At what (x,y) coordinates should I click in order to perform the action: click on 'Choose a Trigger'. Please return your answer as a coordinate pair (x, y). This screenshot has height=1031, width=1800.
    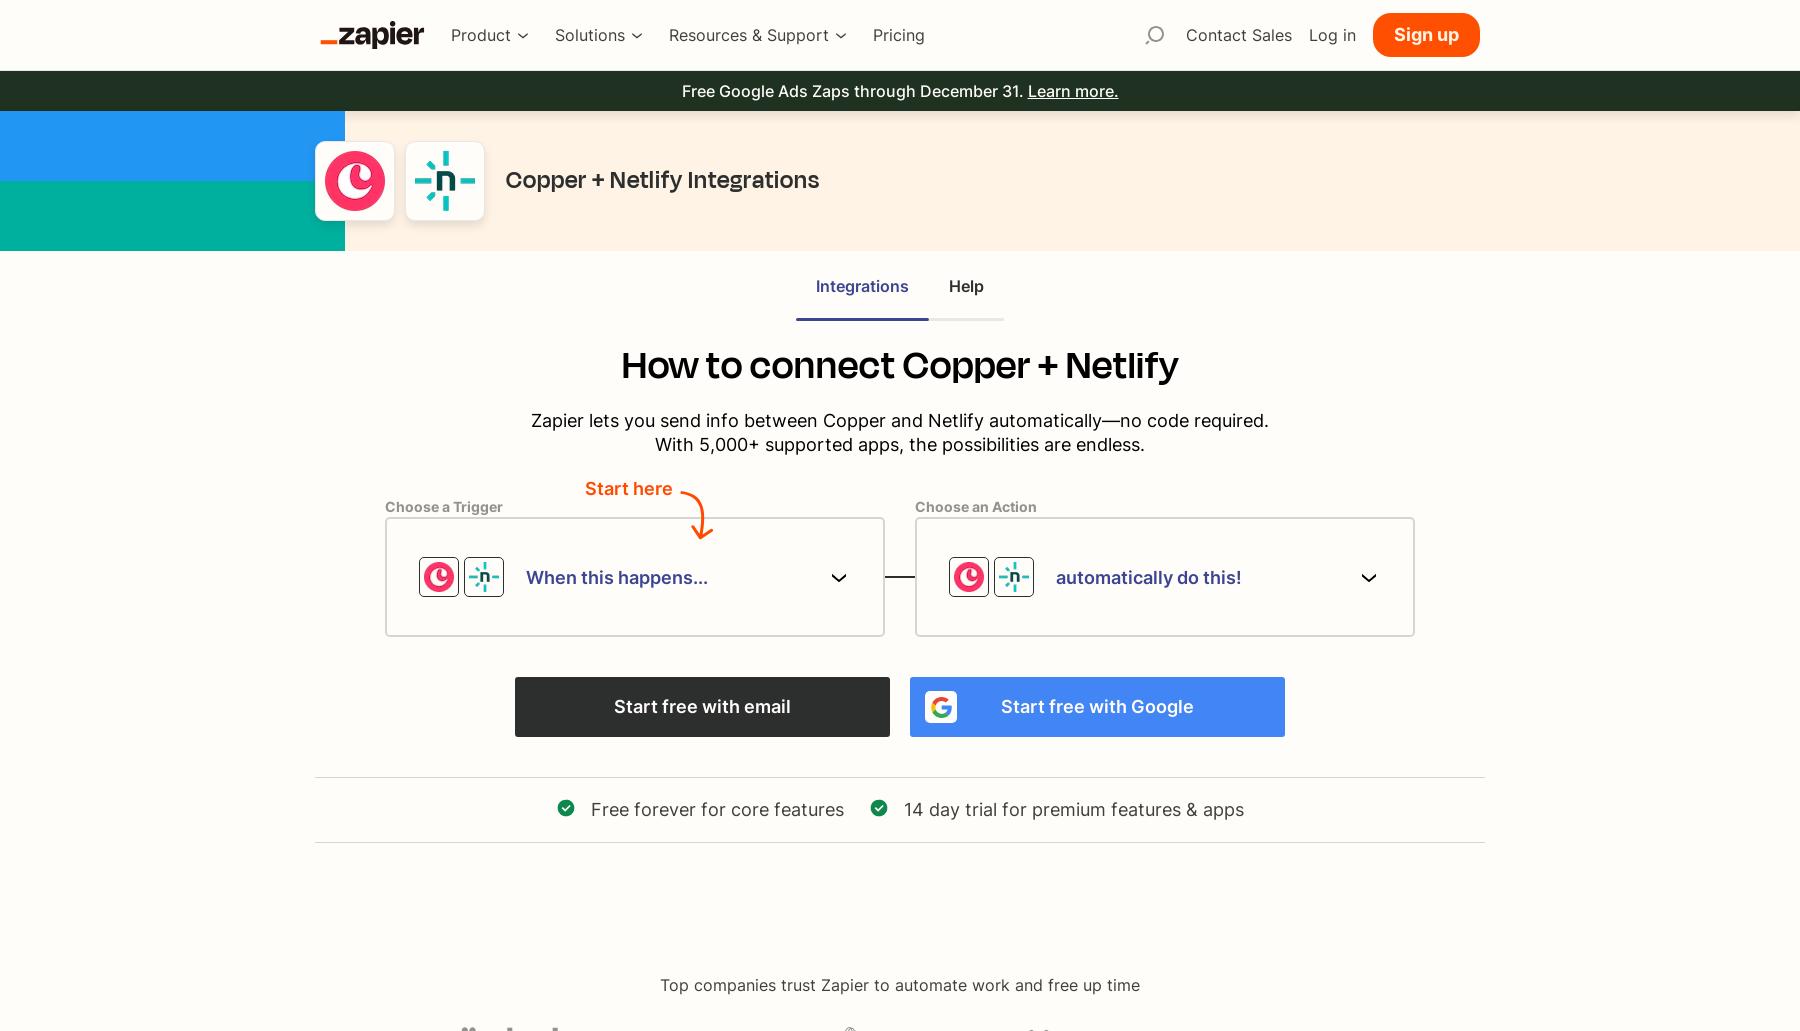
    Looking at the image, I should click on (385, 506).